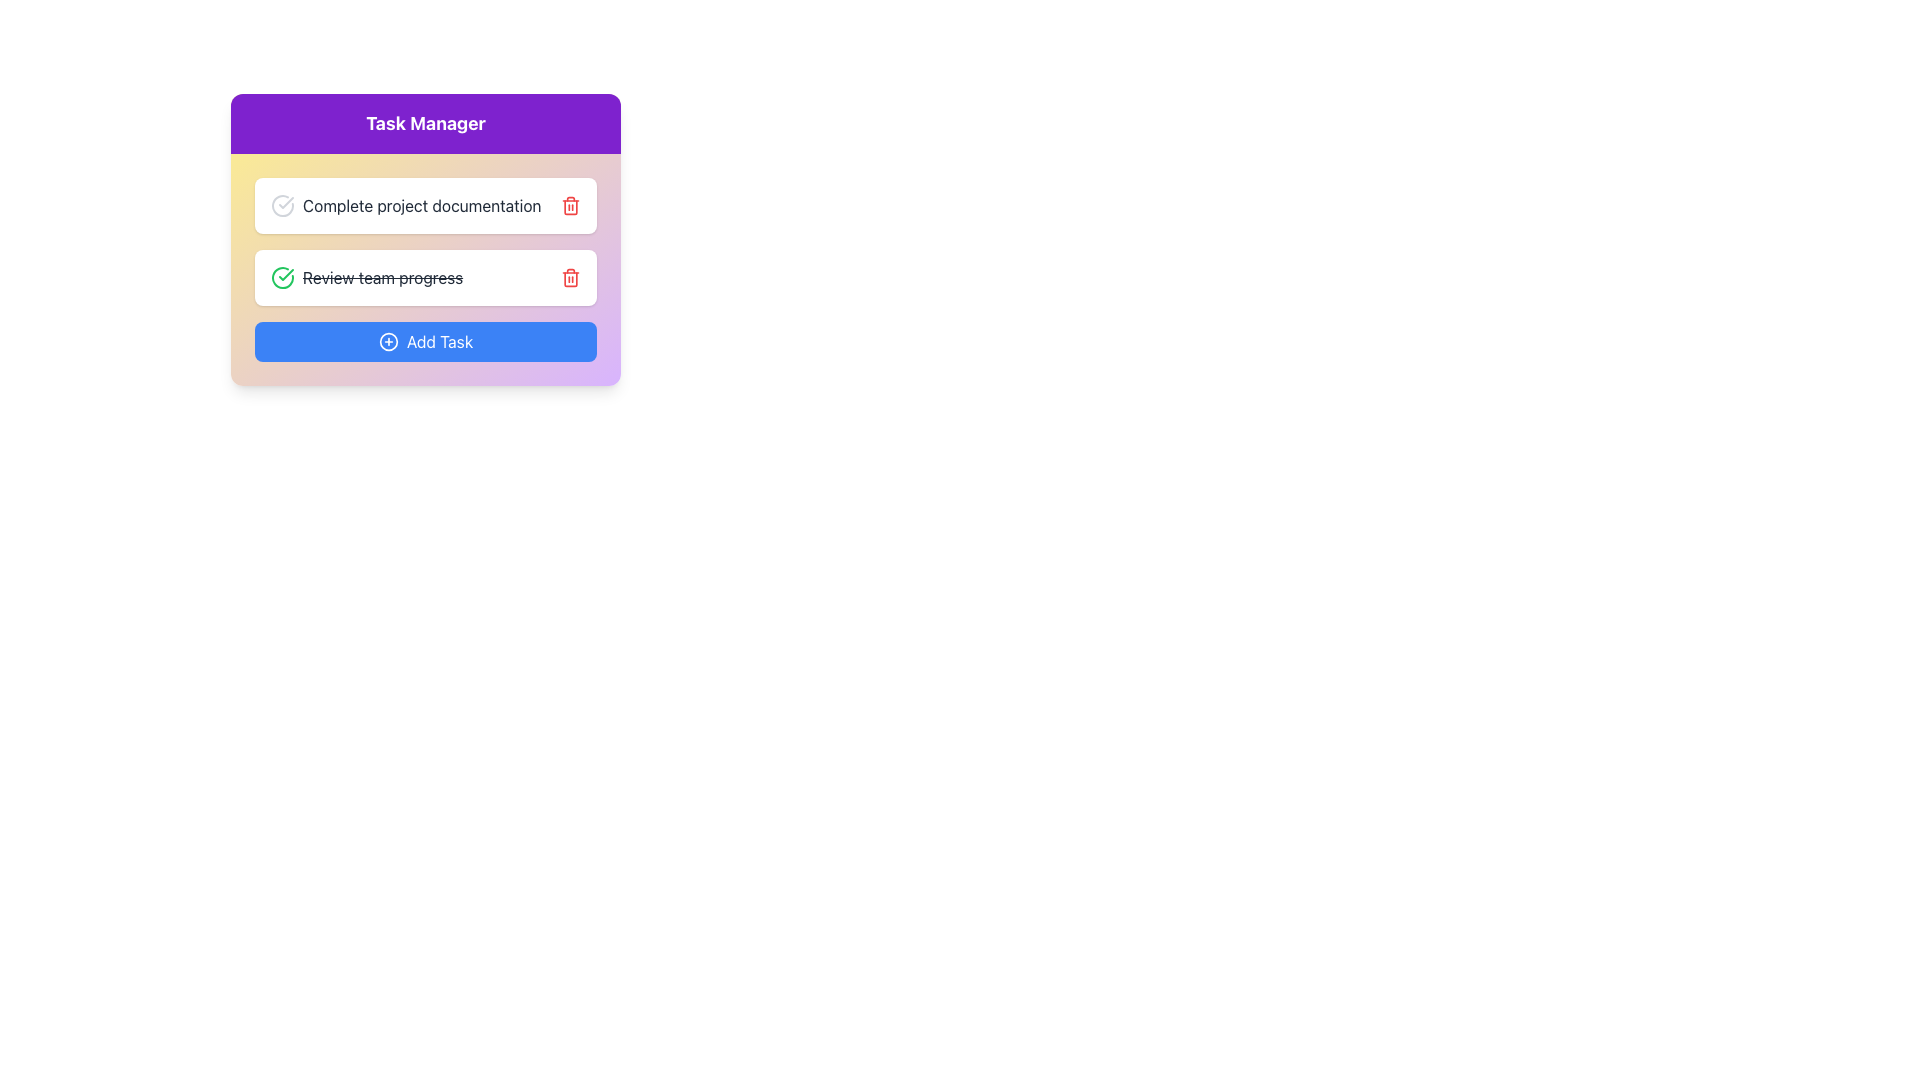  What do you see at coordinates (570, 277) in the screenshot?
I see `the deletion icon button located at the far right of the task card containing the text 'Review team progress'` at bounding box center [570, 277].